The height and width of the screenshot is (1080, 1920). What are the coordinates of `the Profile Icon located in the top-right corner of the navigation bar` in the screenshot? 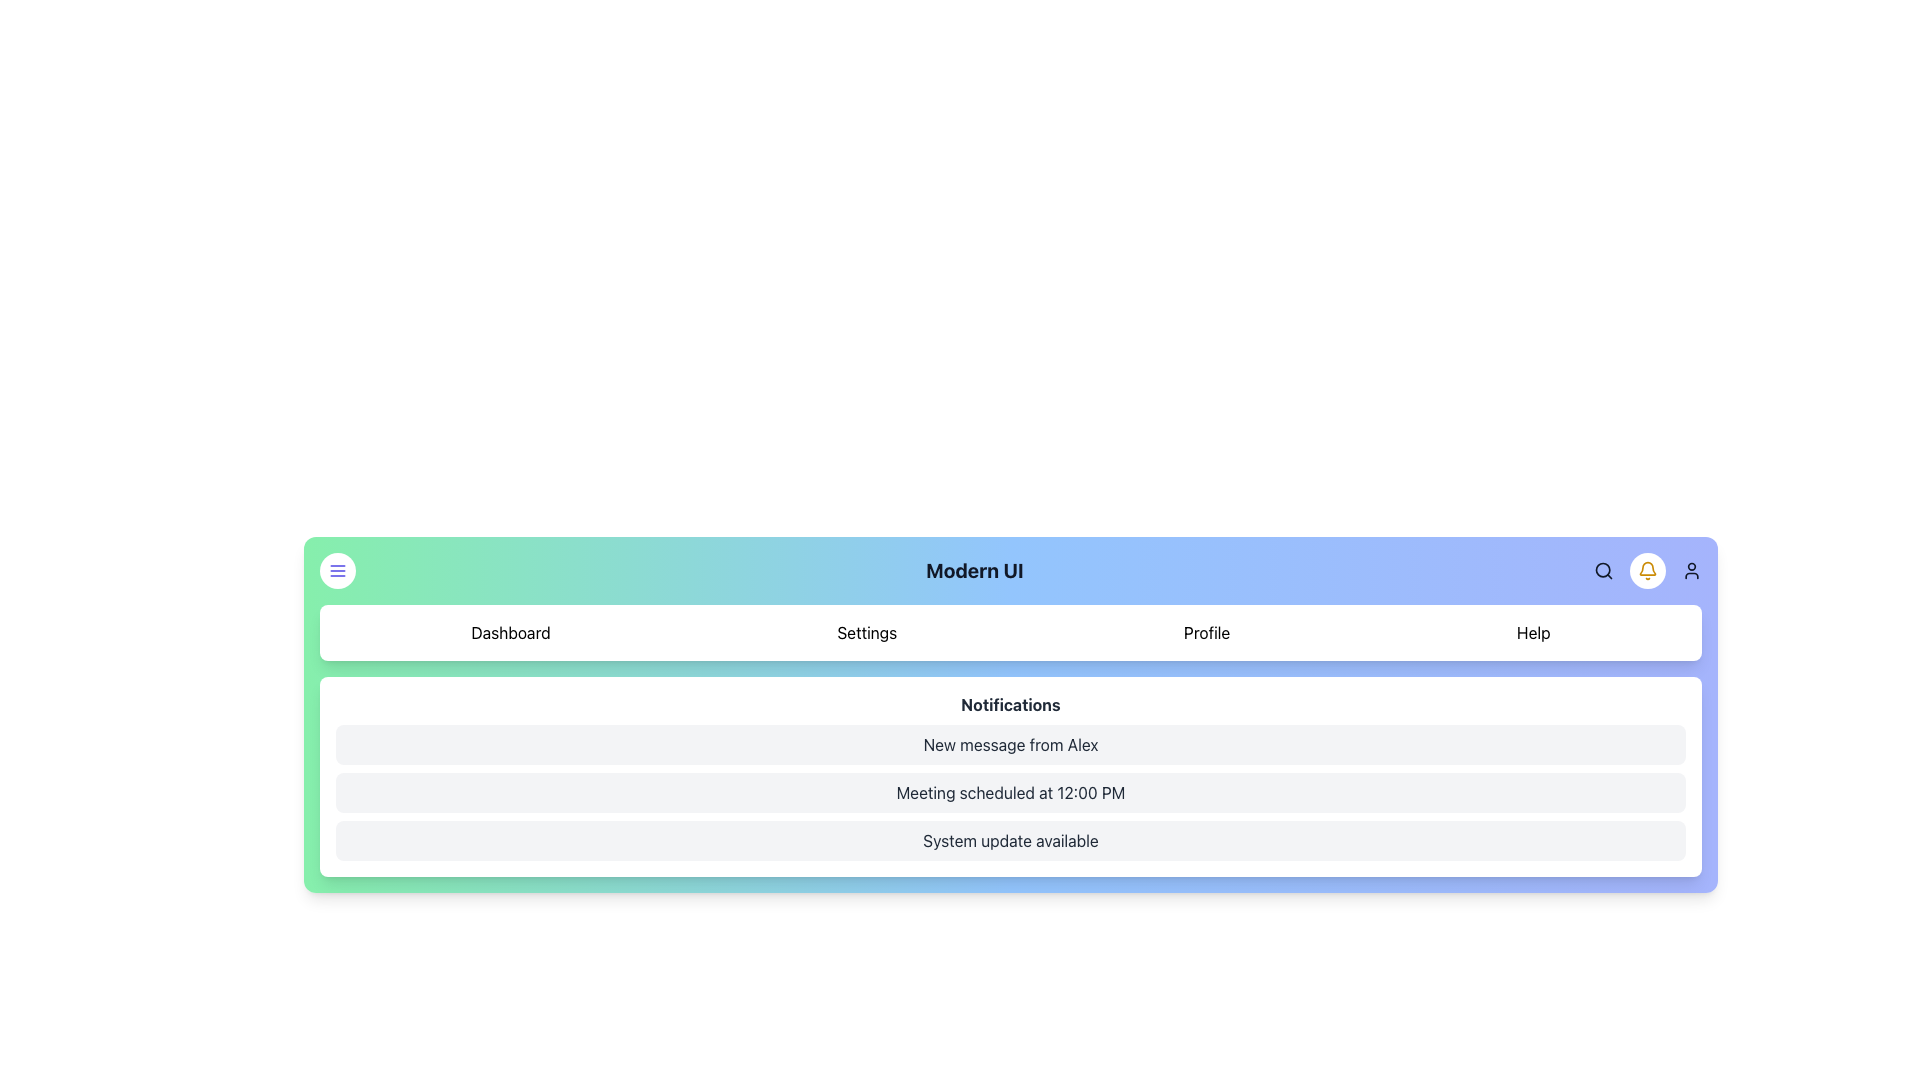 It's located at (1690, 570).